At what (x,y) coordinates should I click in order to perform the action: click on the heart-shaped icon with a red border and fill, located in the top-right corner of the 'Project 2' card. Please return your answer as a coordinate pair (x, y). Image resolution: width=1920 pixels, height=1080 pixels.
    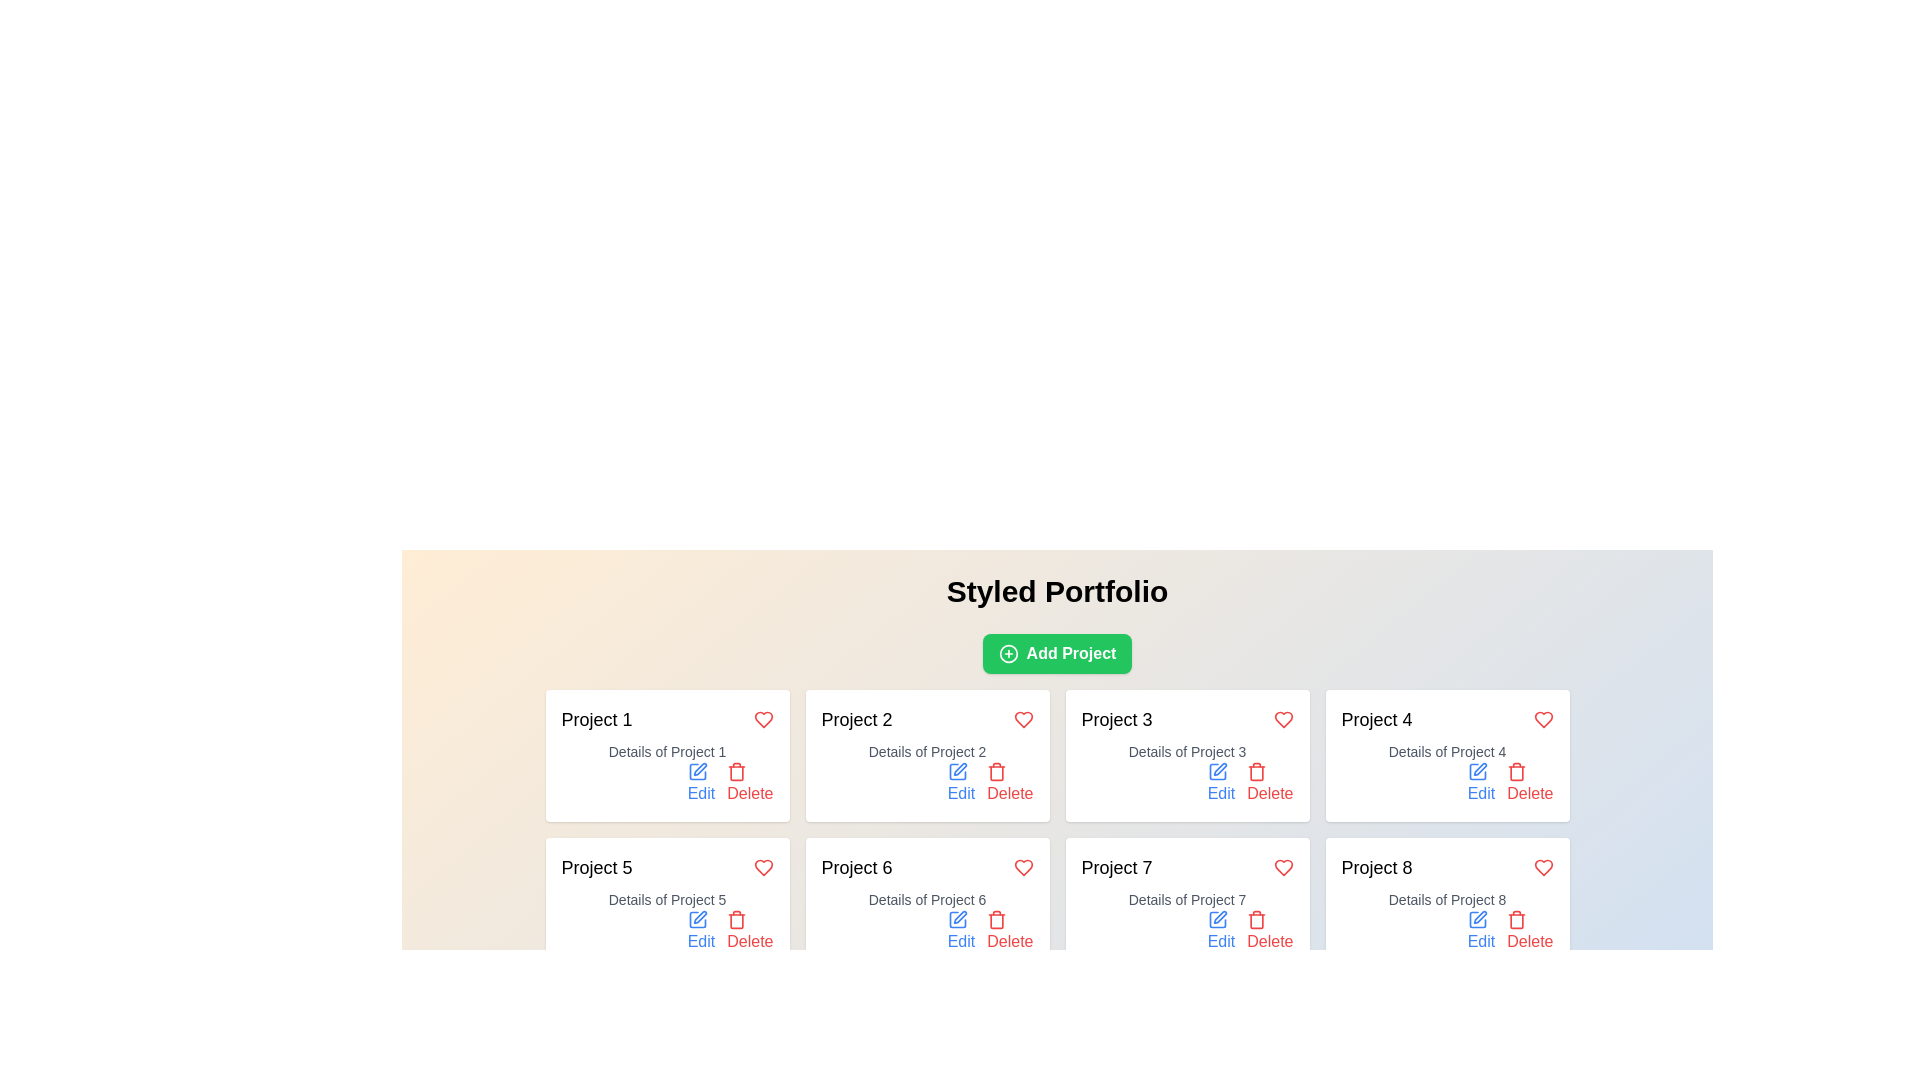
    Looking at the image, I should click on (1023, 720).